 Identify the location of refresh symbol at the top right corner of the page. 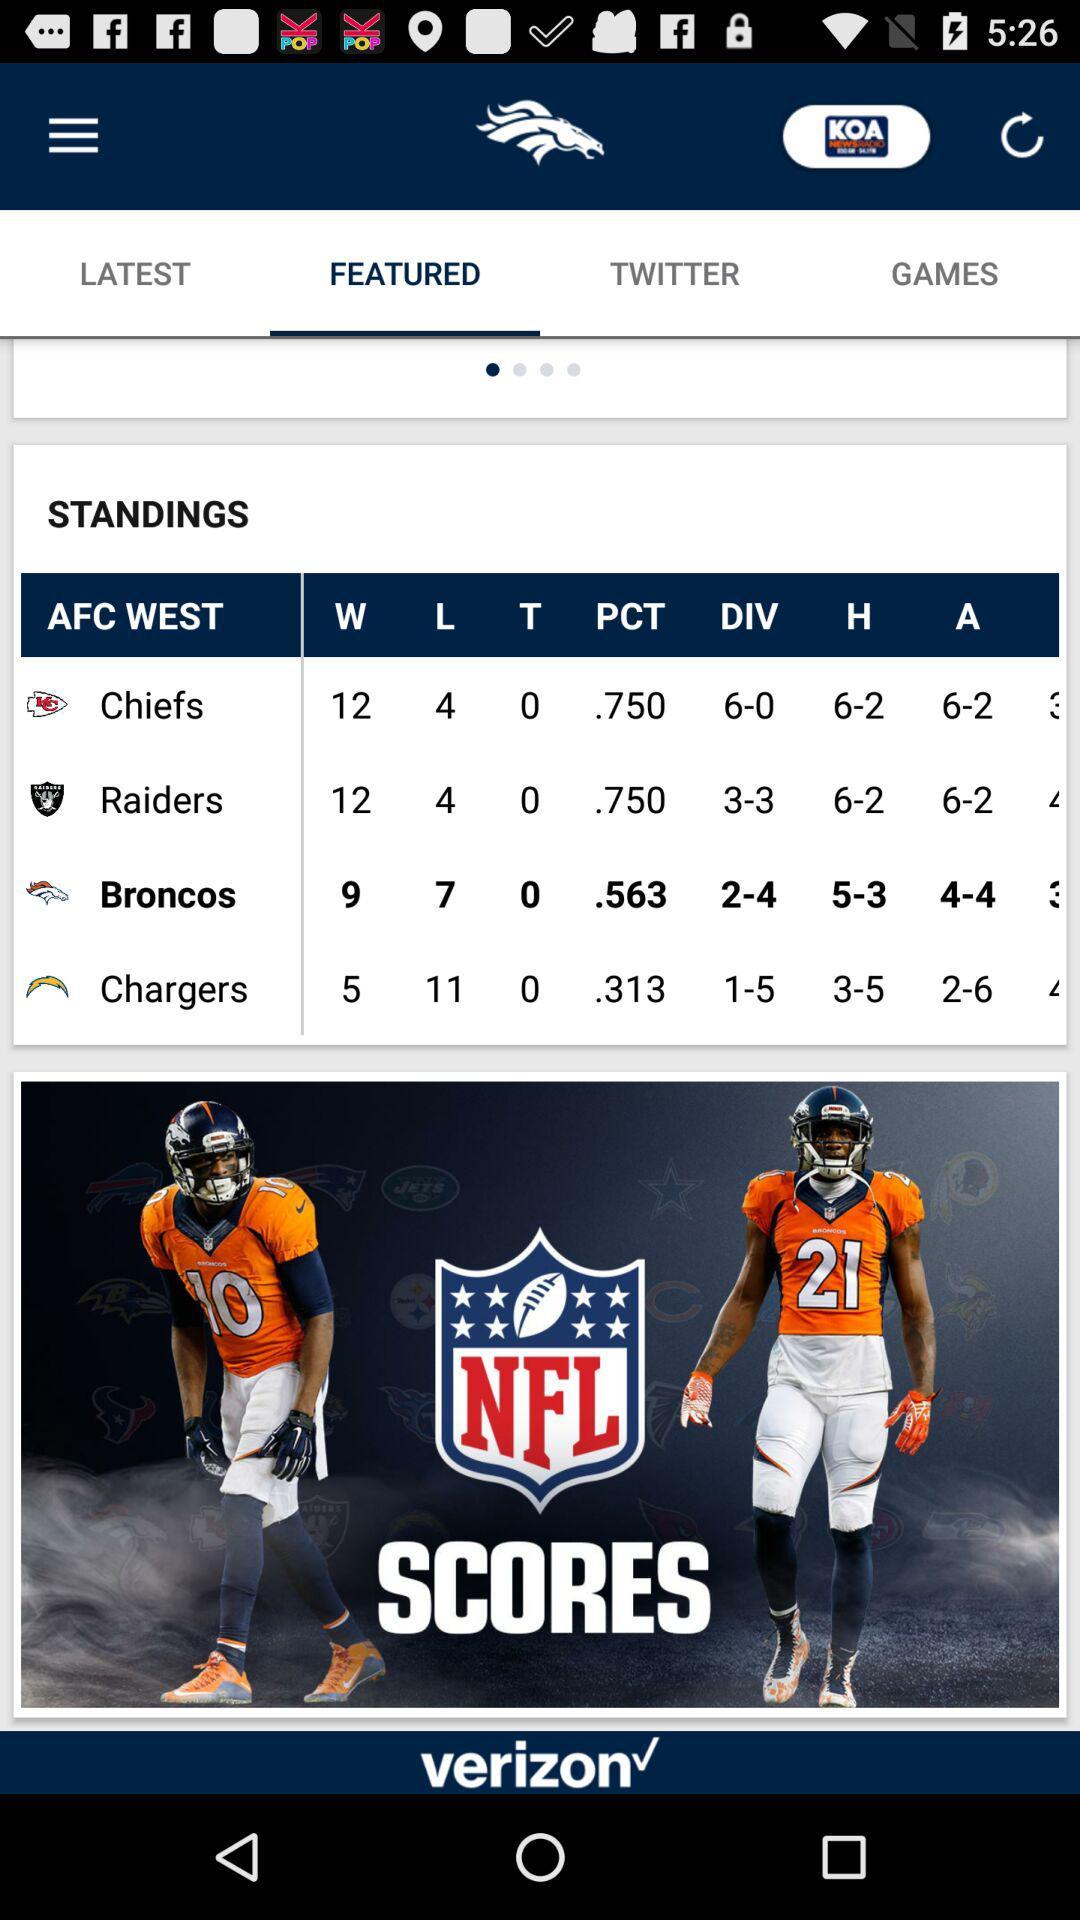
(1022, 135).